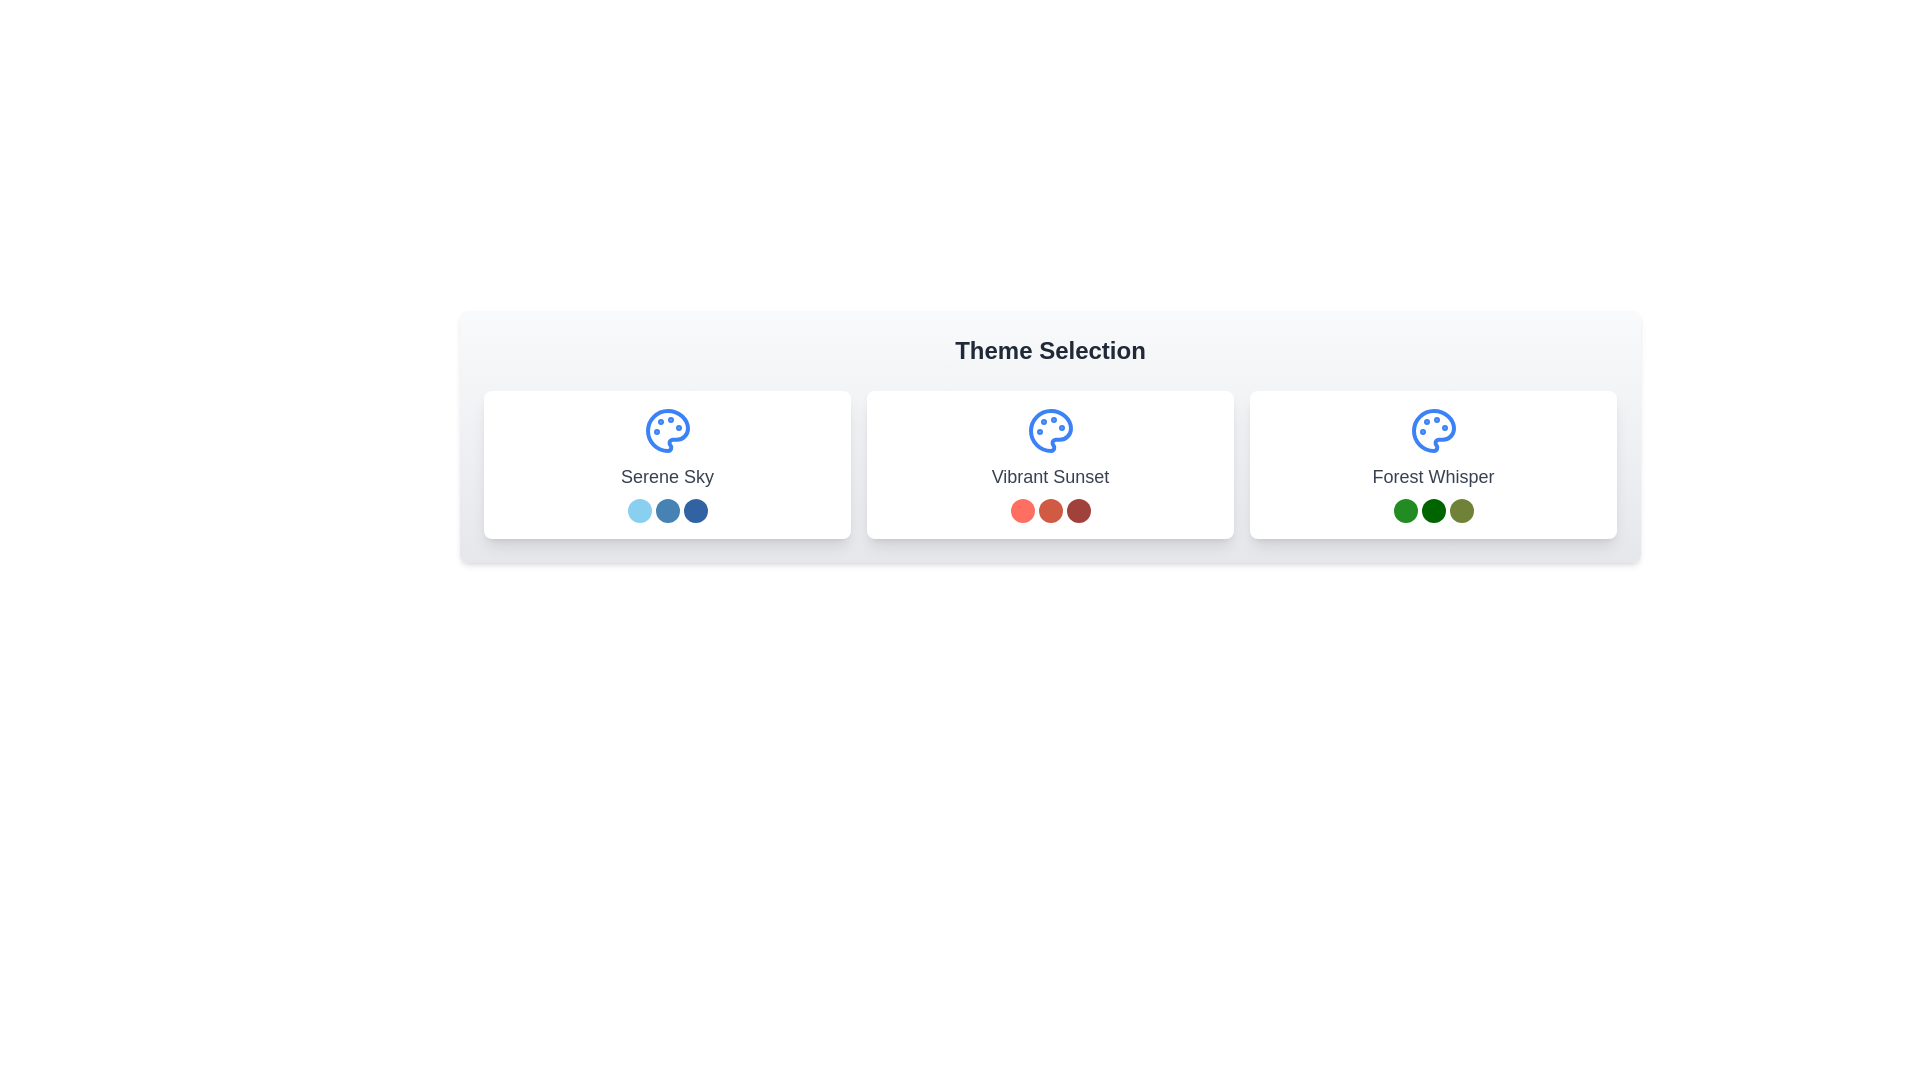 This screenshot has height=1080, width=1920. I want to click on the circular color indicator representing the 'Forest Whisper' theme, which is located in the far right of the group of three indicators below the theme card, so click(1461, 509).